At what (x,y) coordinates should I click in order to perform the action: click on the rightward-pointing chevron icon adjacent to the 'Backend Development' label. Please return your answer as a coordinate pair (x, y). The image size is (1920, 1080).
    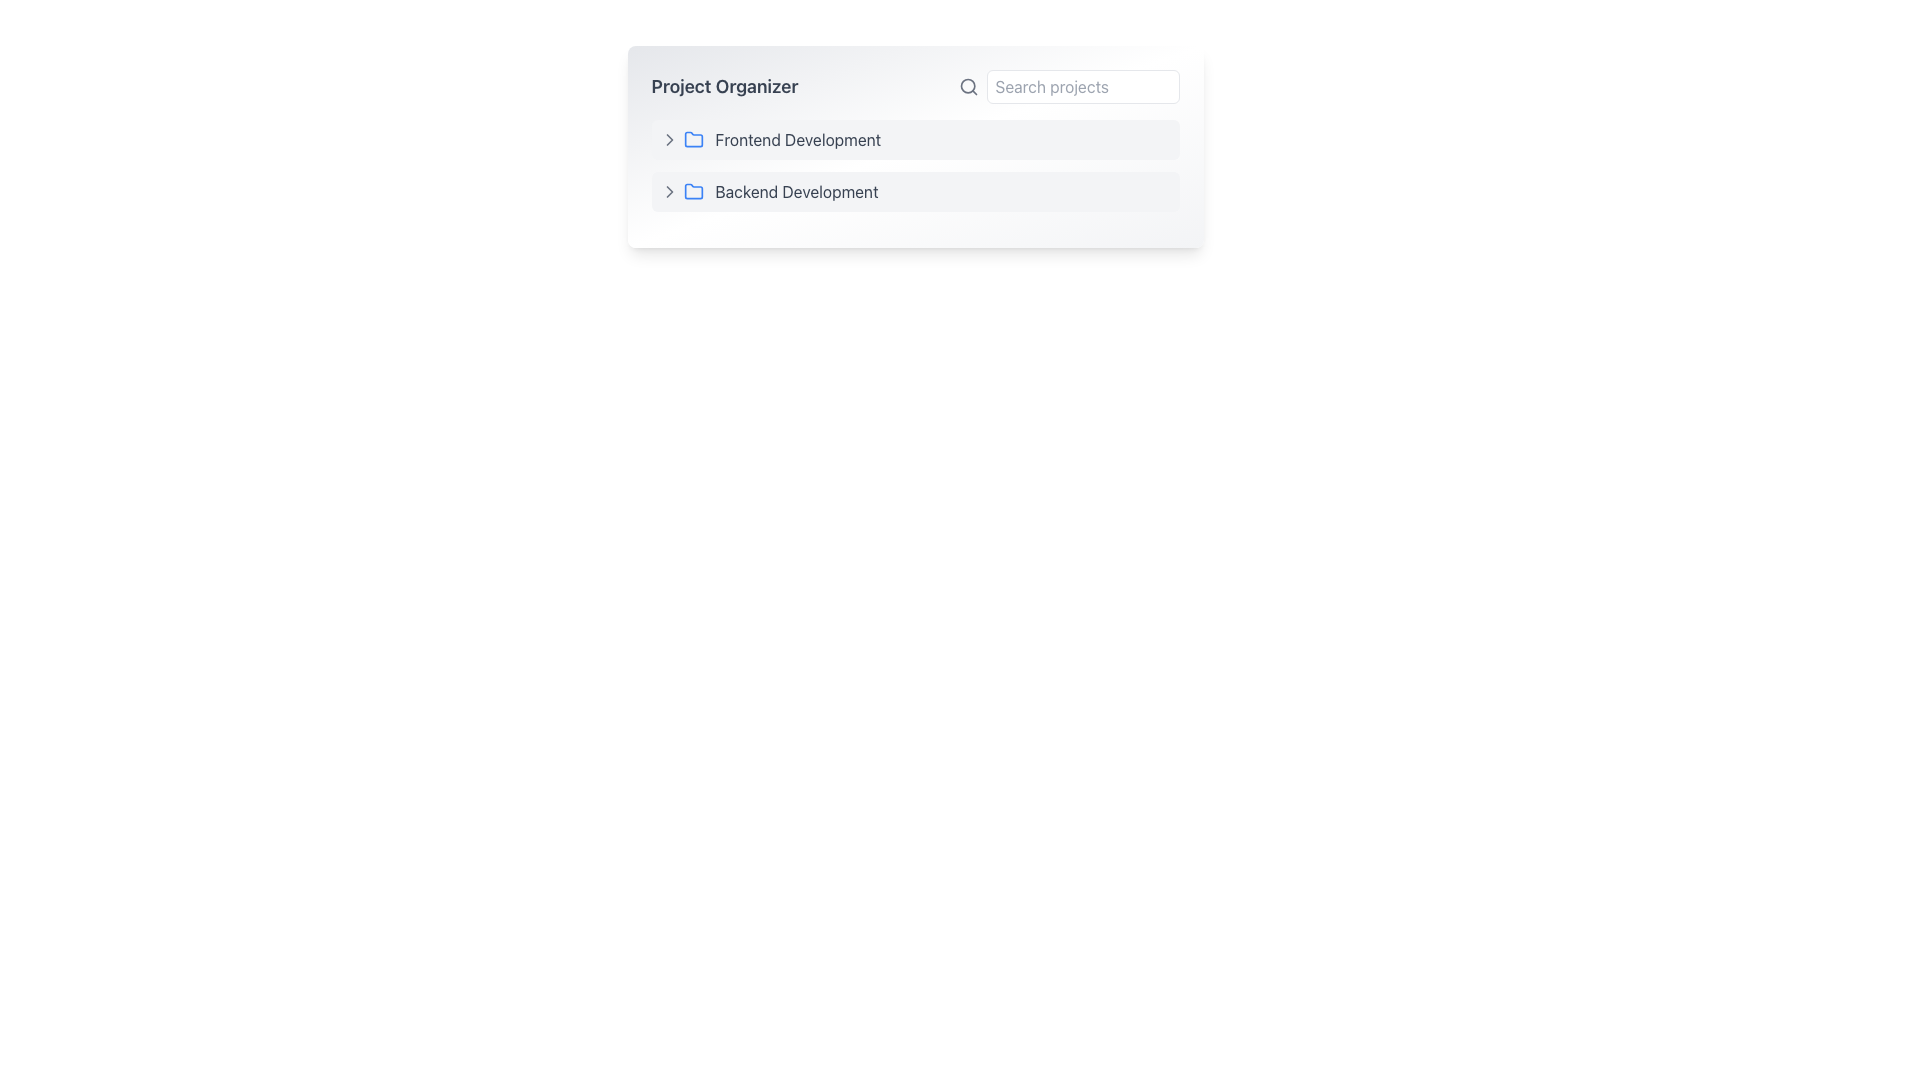
    Looking at the image, I should click on (669, 192).